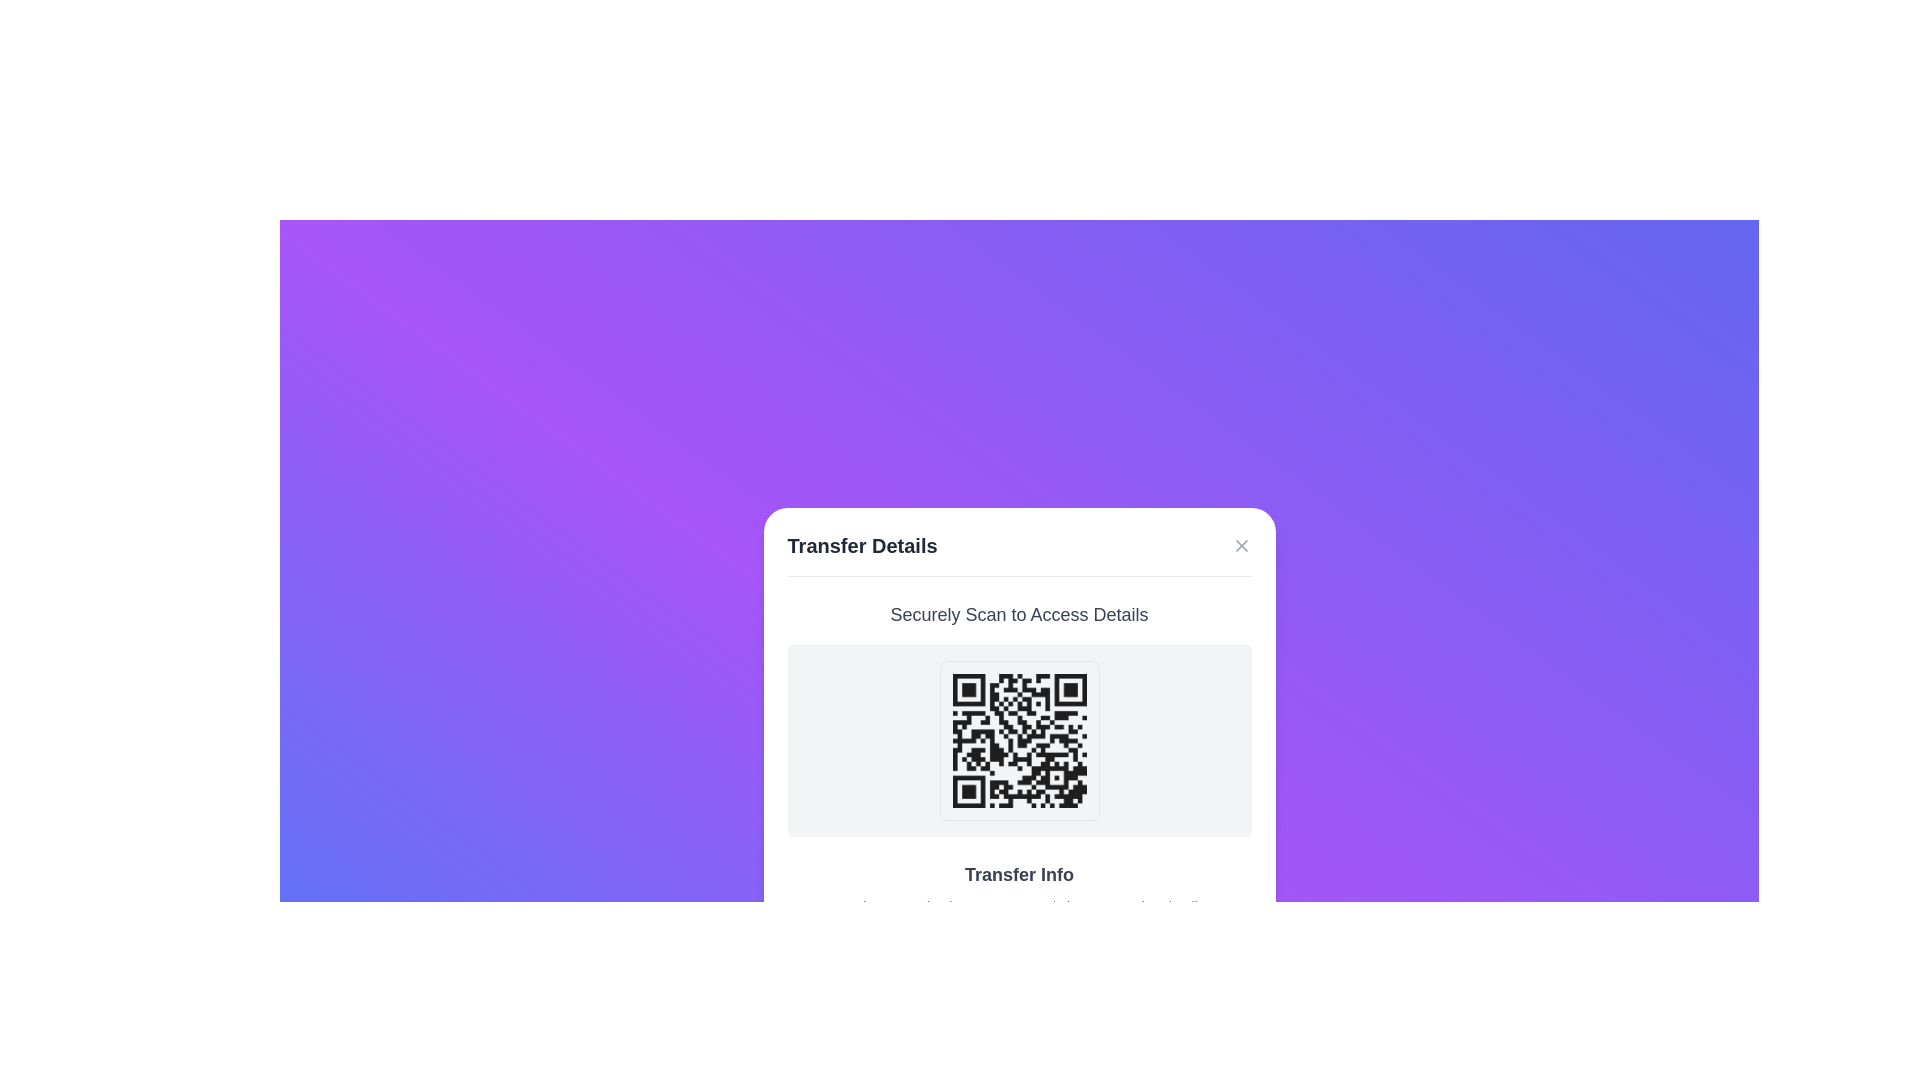 This screenshot has width=1920, height=1080. What do you see at coordinates (1019, 873) in the screenshot?
I see `the bold, dark-gray text label reading 'Transfer Info' located within the light-colored card interface, positioned below the QR code section` at bounding box center [1019, 873].